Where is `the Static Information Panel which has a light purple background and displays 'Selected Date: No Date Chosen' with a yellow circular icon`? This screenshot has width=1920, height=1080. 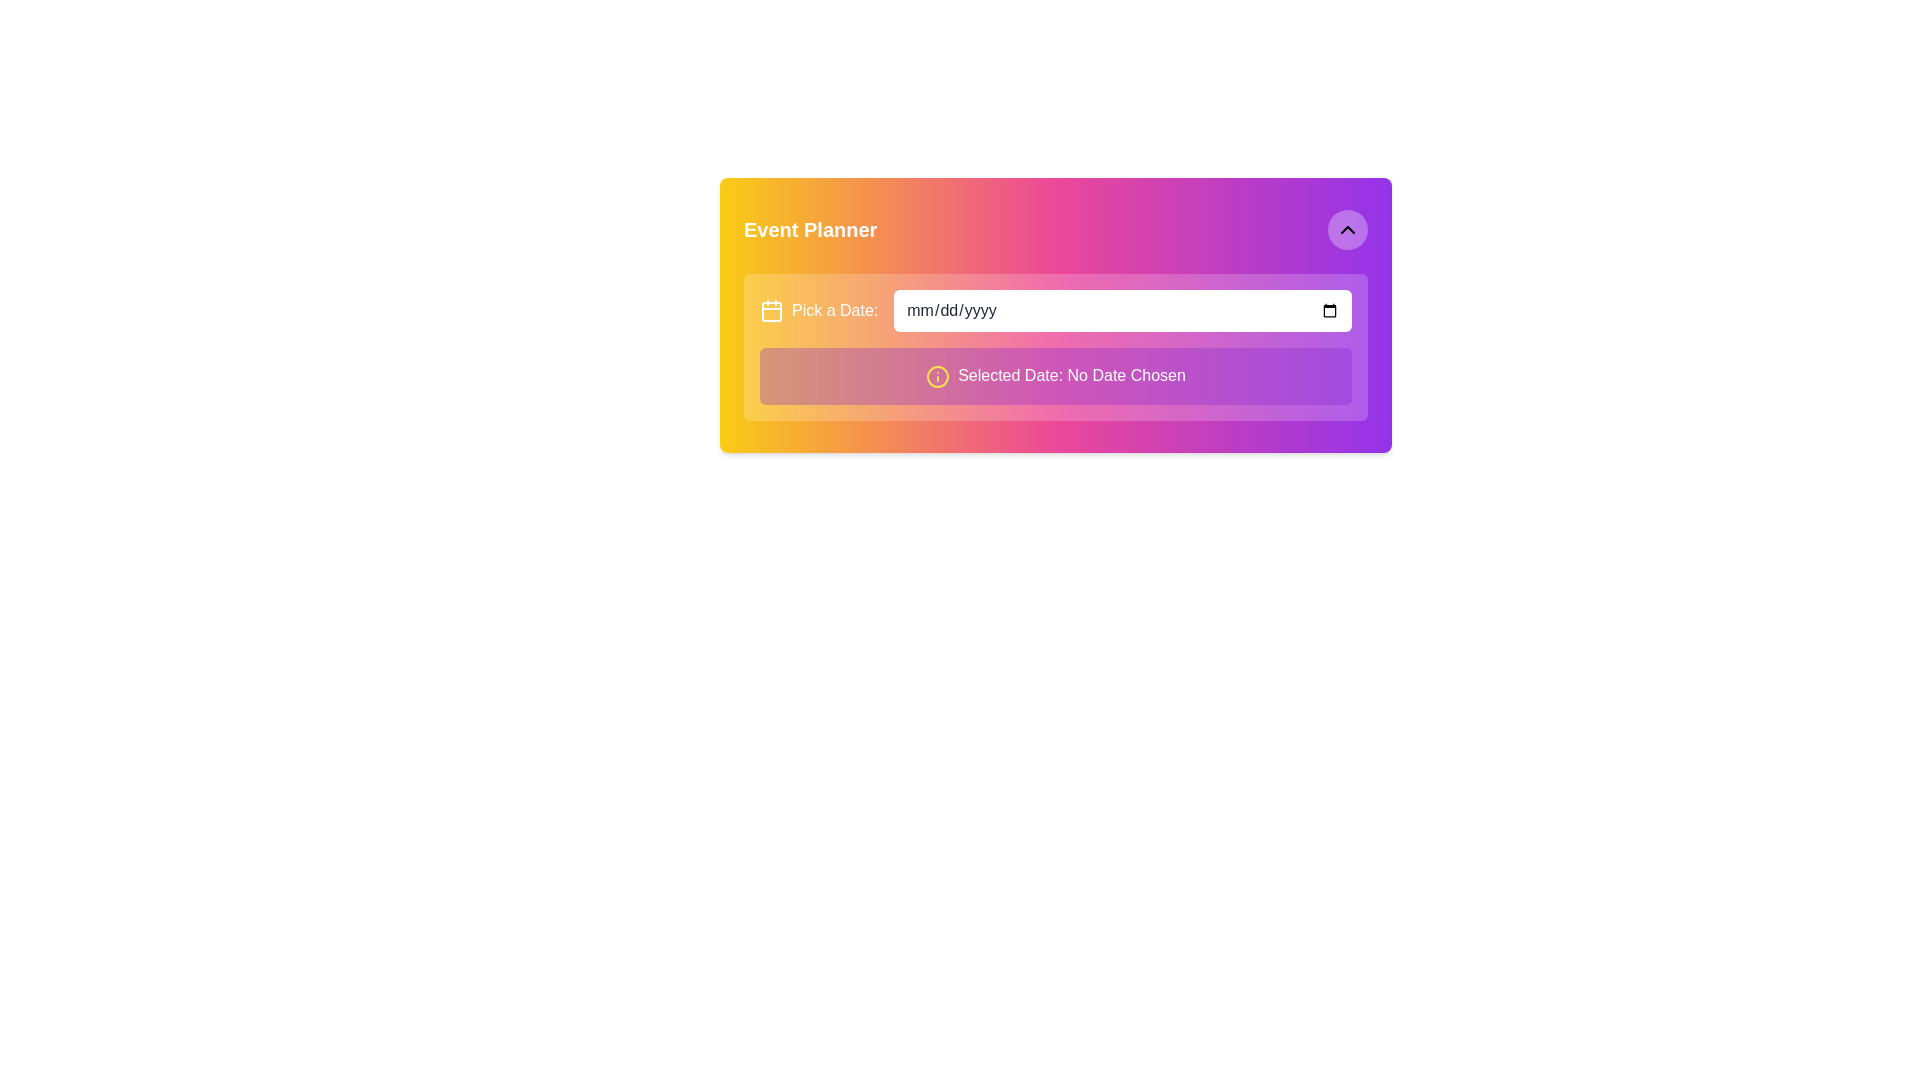 the Static Information Panel which has a light purple background and displays 'Selected Date: No Date Chosen' with a yellow circular icon is located at coordinates (1055, 375).